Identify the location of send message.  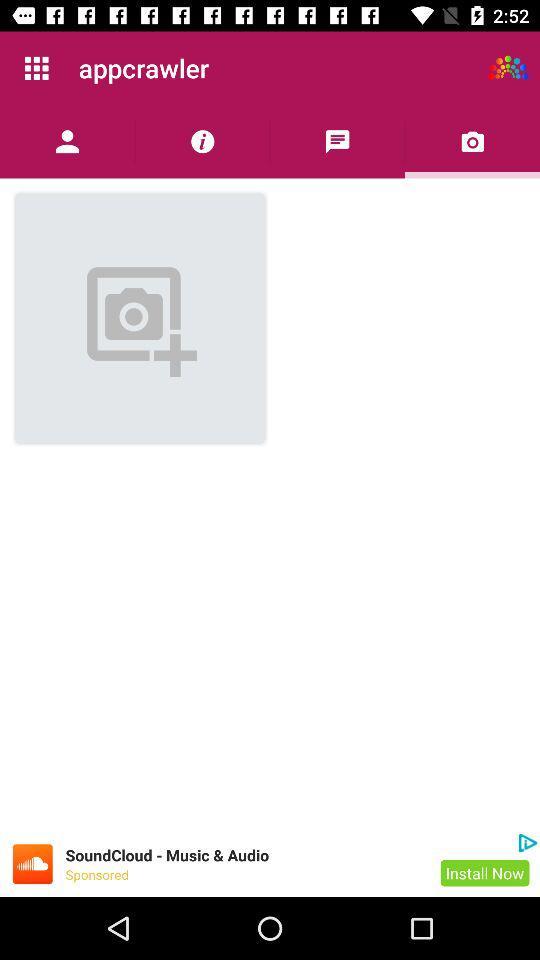
(337, 140).